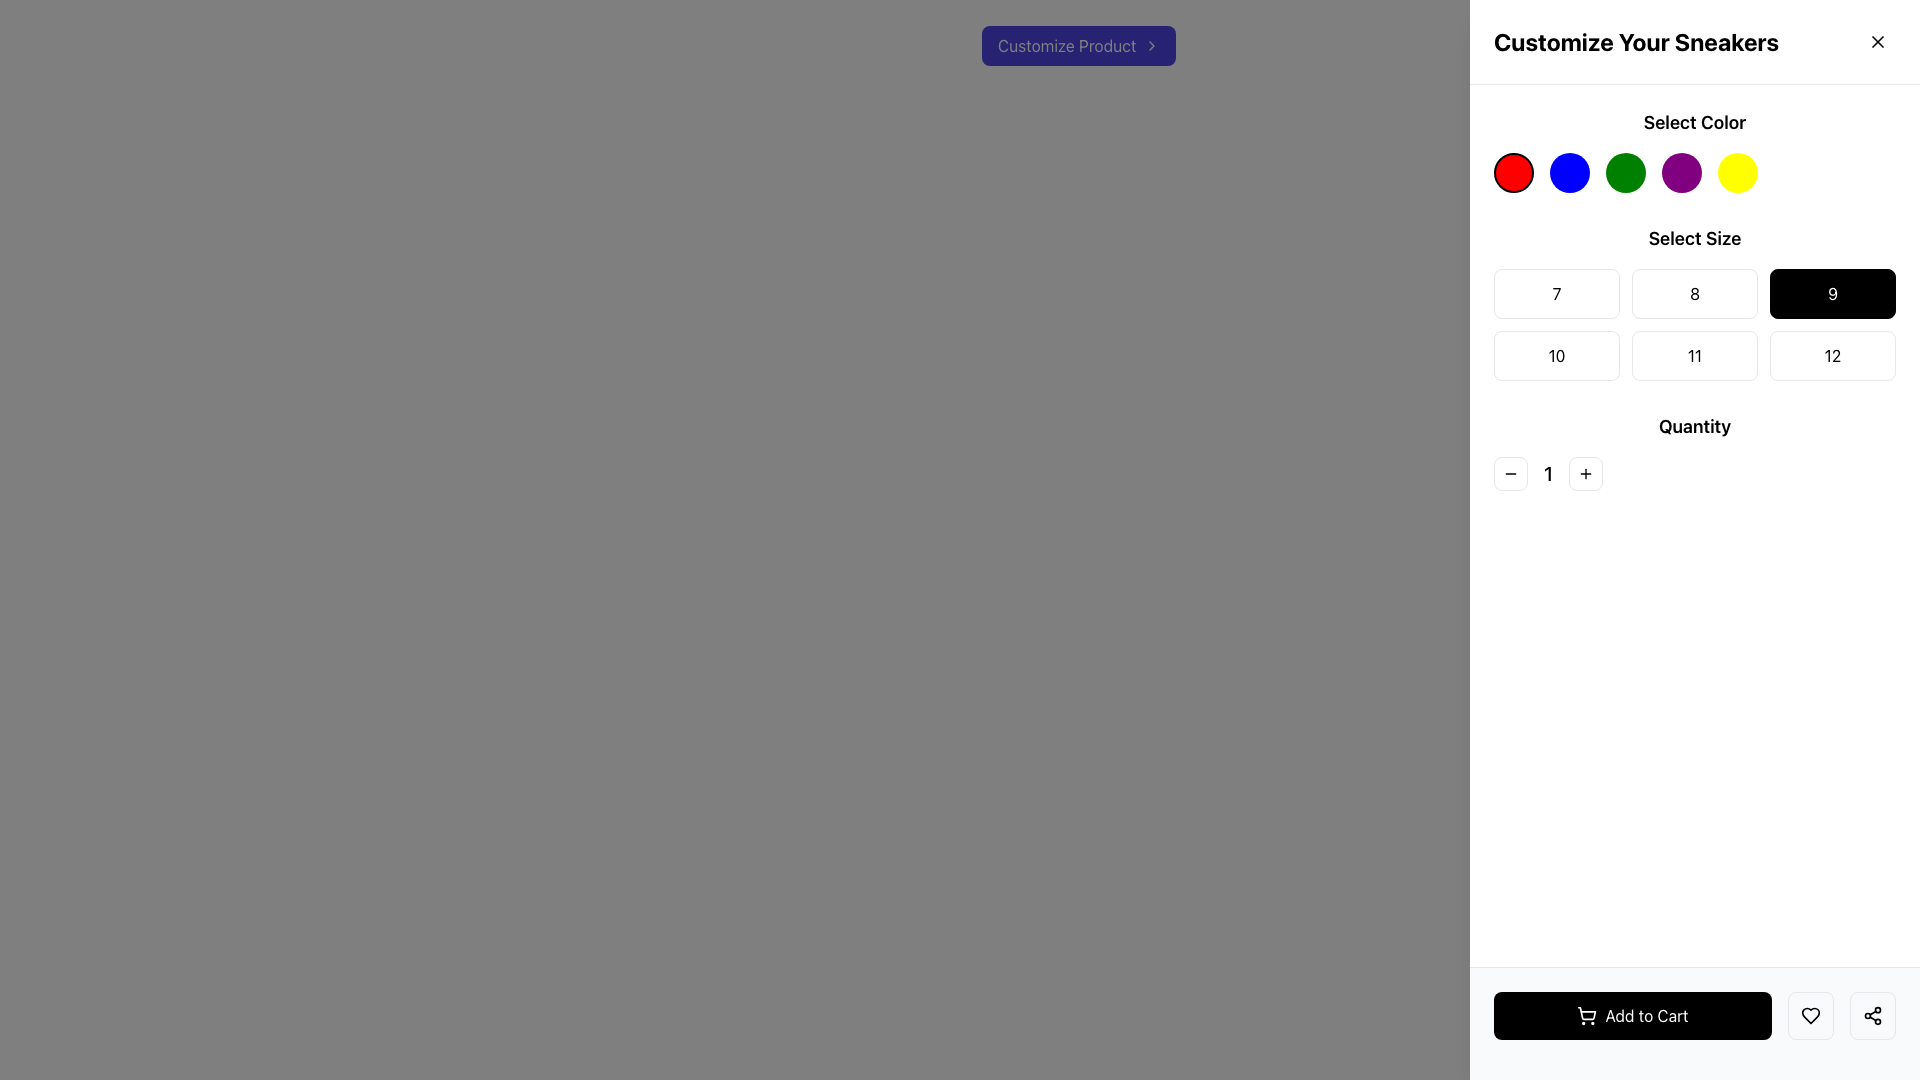  What do you see at coordinates (1693, 293) in the screenshot?
I see `the size selection button located in the second column of the top row in a 3x2 grid layout` at bounding box center [1693, 293].